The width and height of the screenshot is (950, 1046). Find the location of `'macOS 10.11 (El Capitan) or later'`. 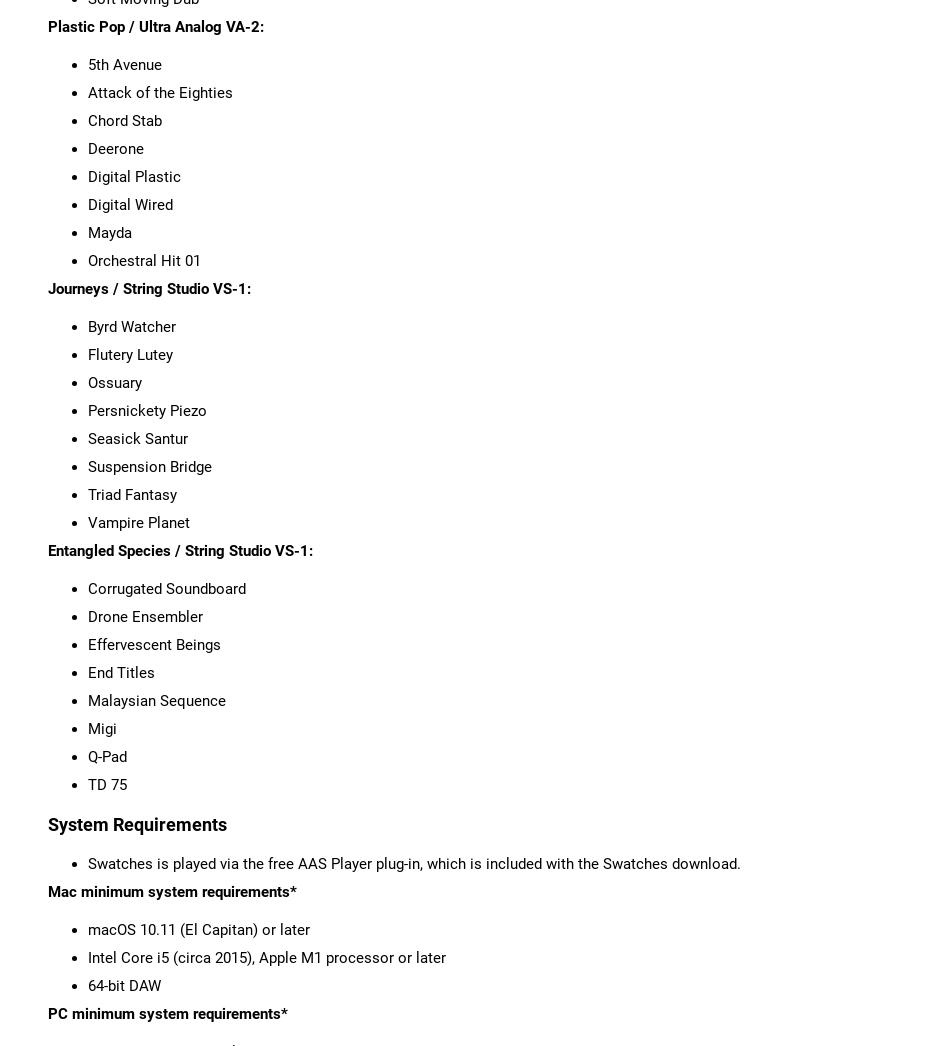

'macOS 10.11 (El Capitan) or later' is located at coordinates (87, 928).